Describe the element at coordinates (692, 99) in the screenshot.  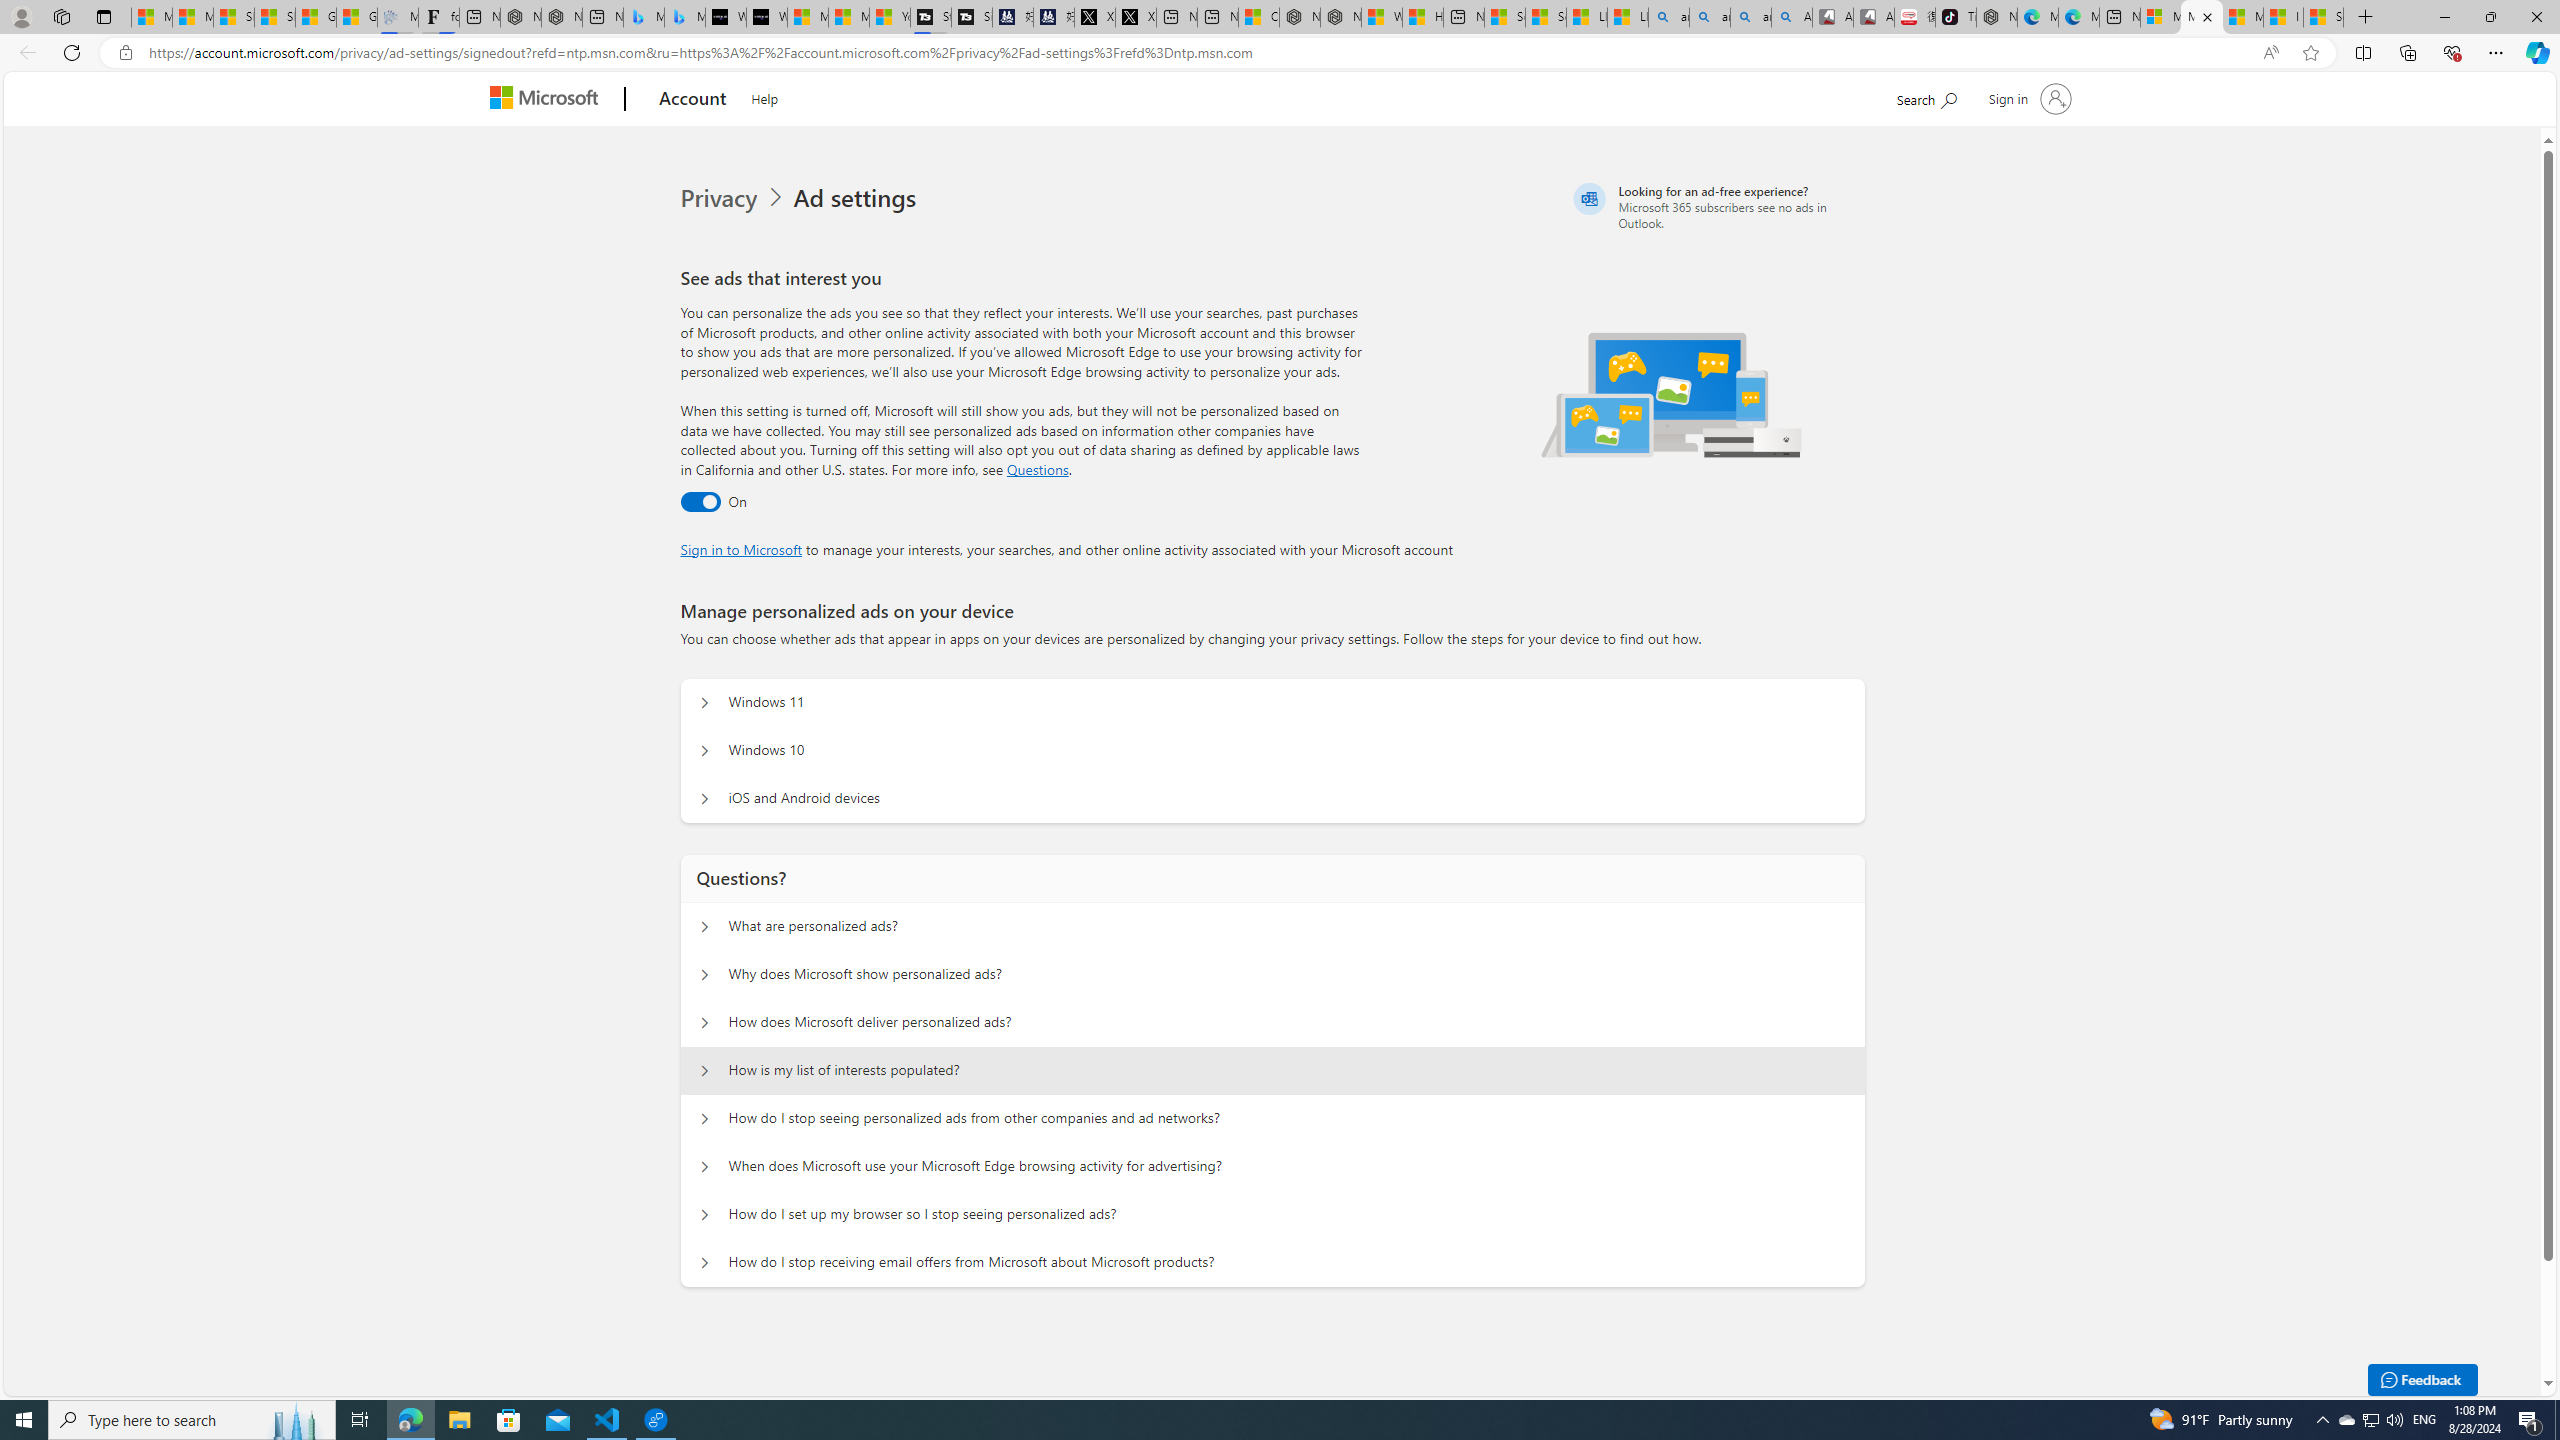
I see `'Account'` at that location.